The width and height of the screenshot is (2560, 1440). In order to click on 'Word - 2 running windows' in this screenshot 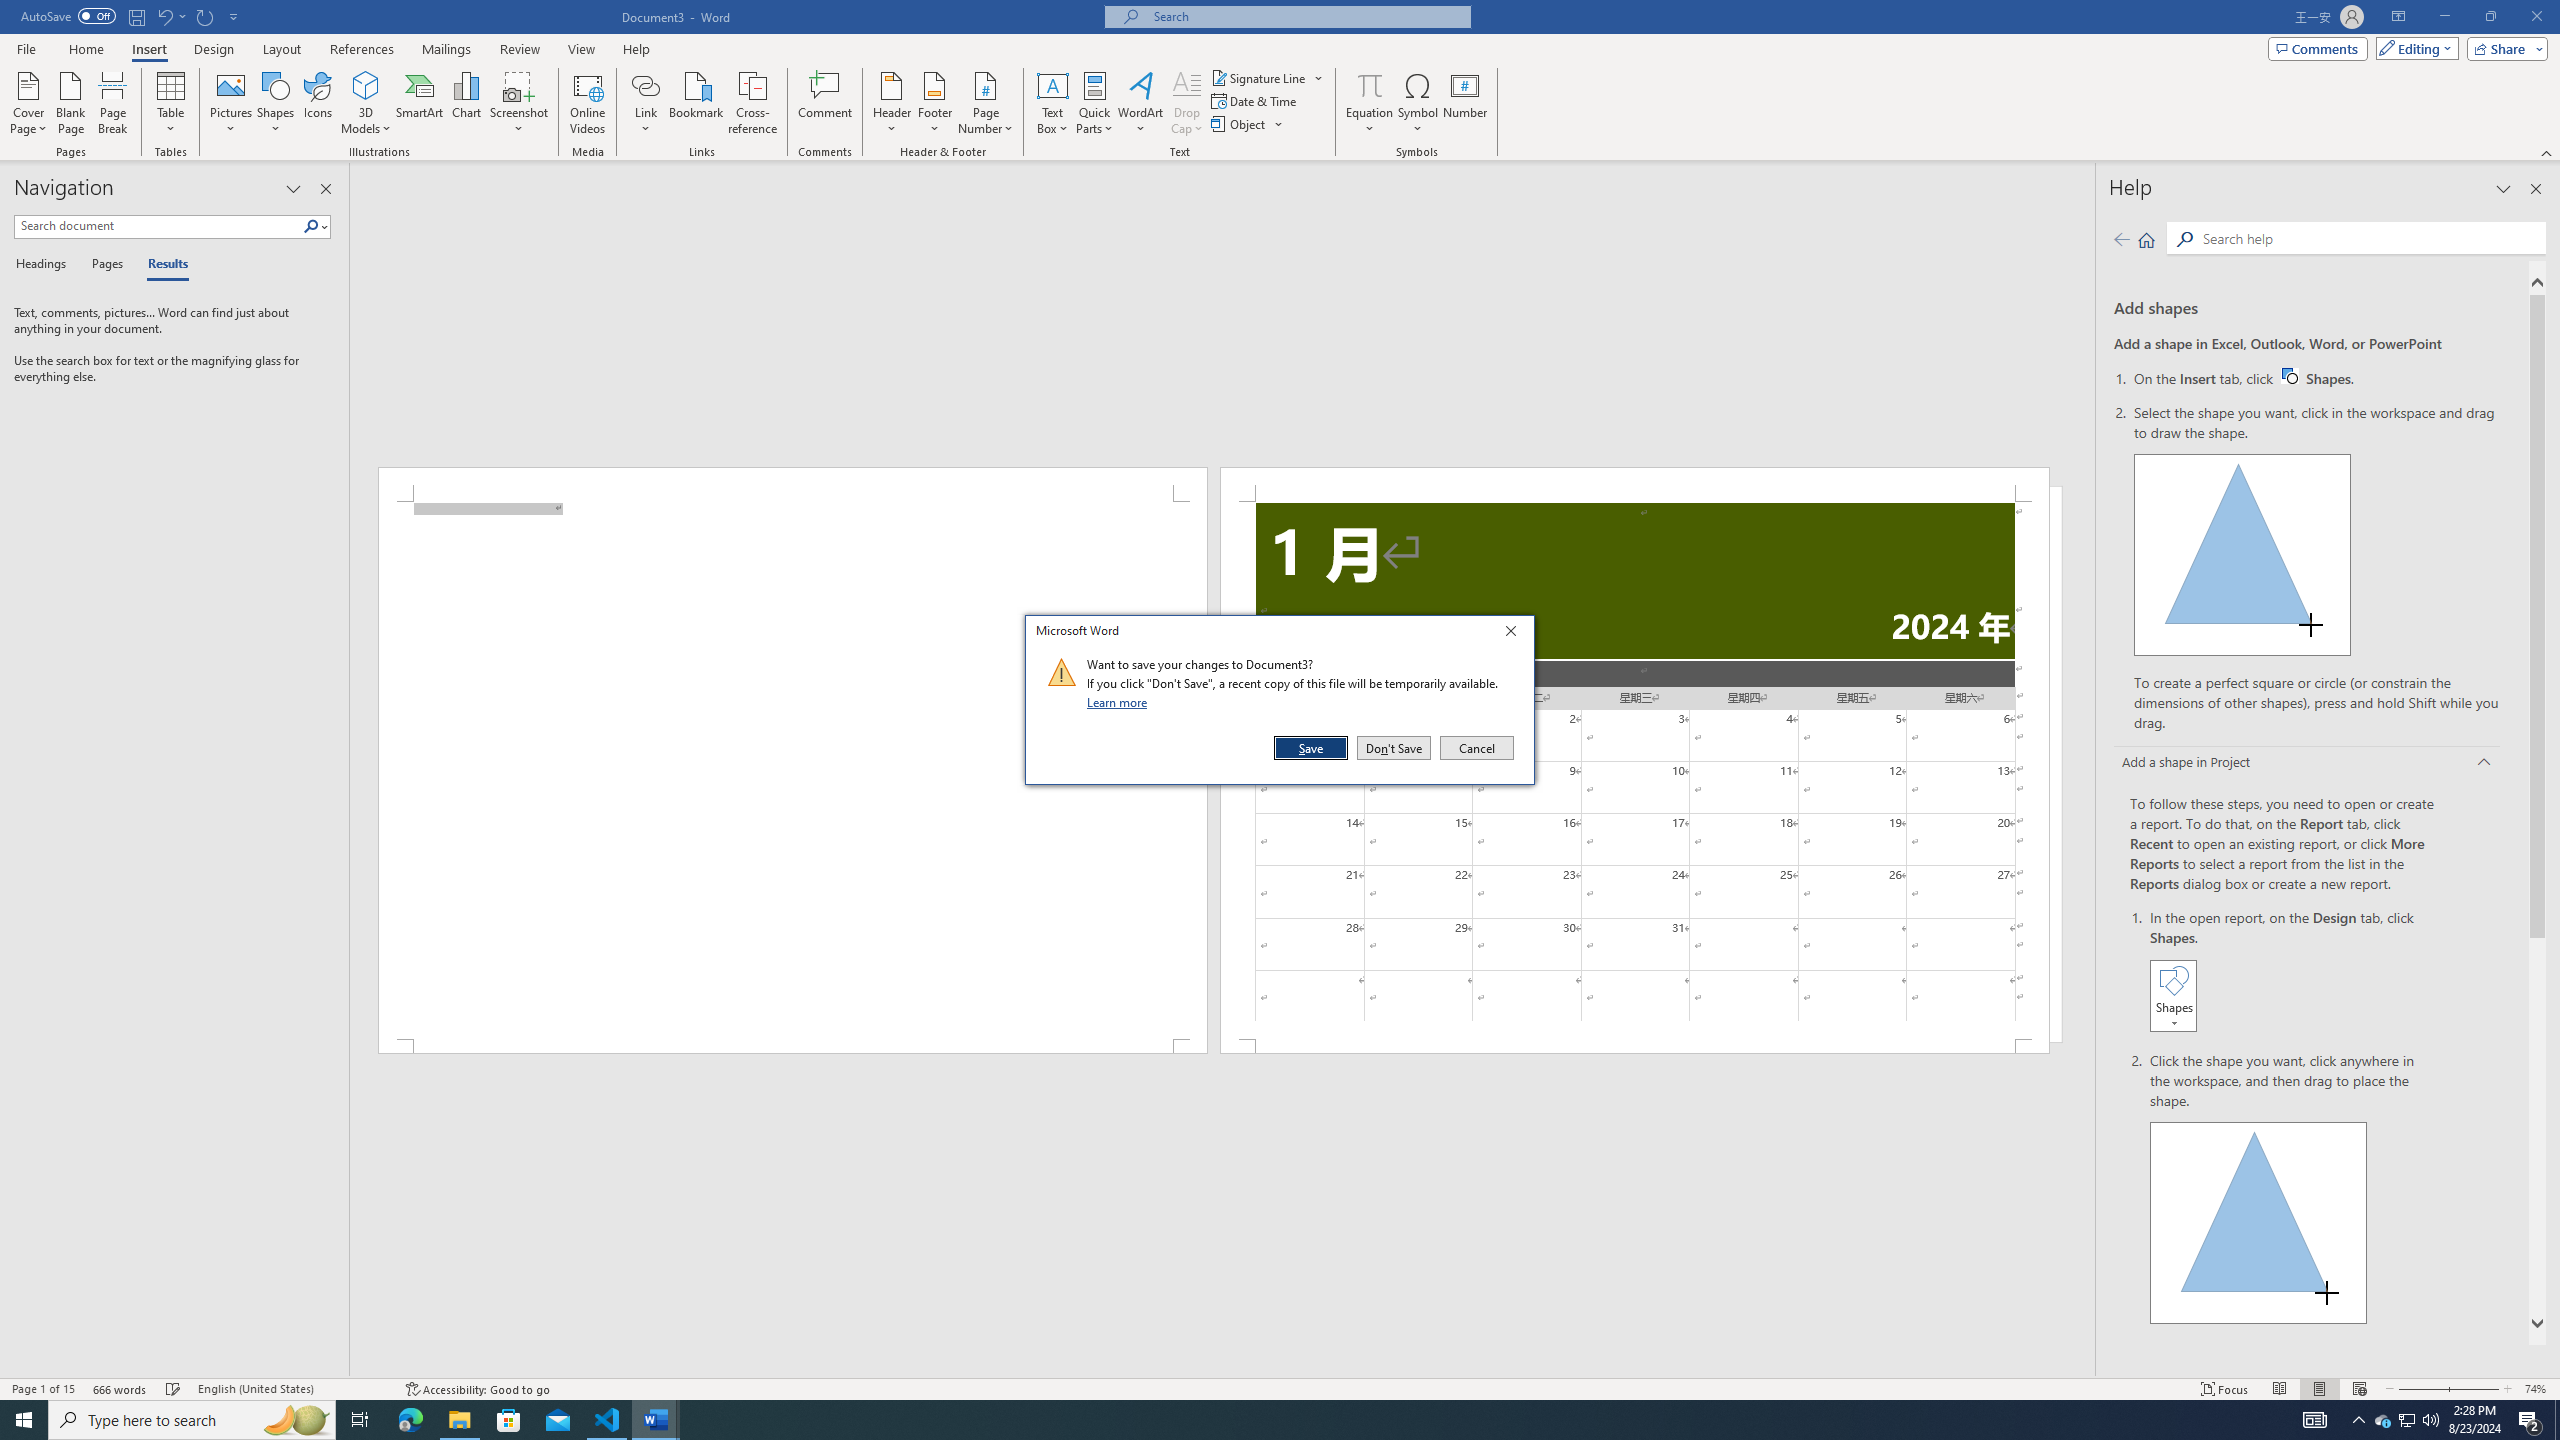, I will do `click(656, 1418)`.